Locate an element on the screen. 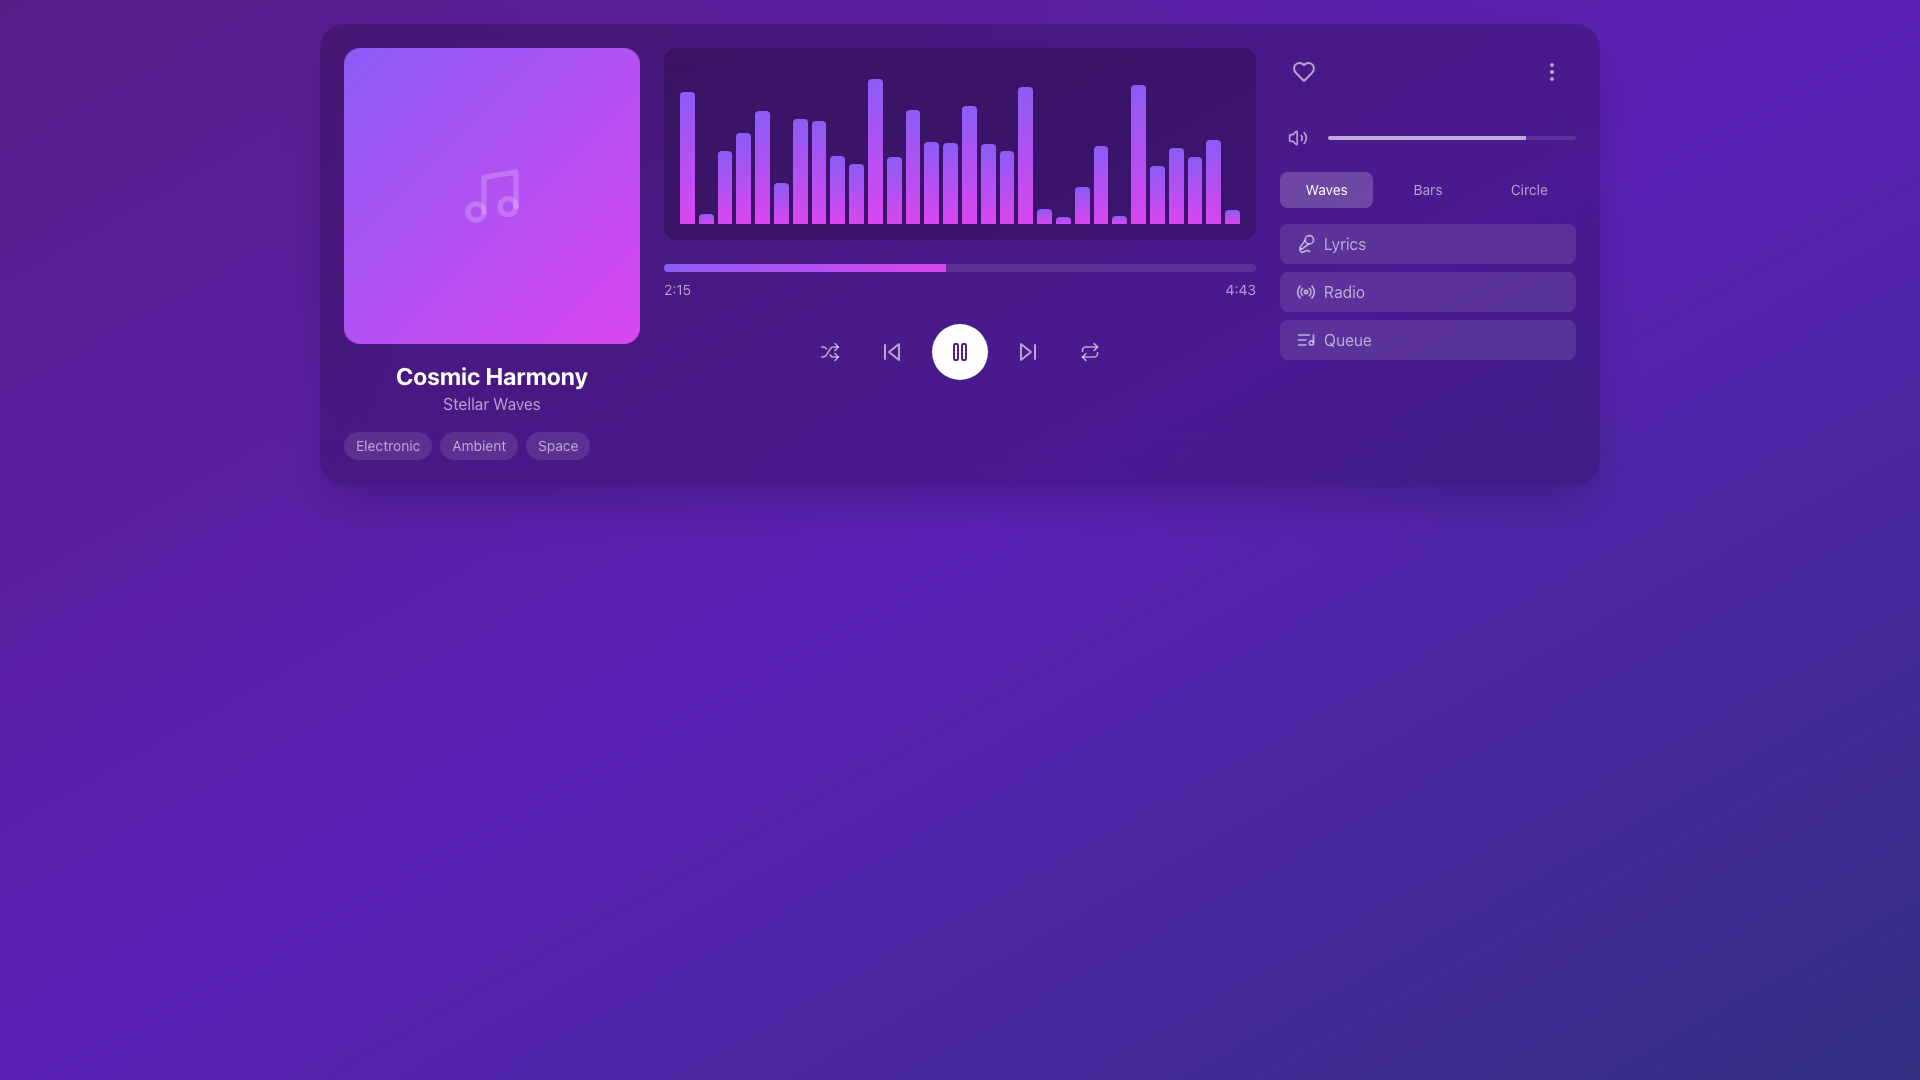 This screenshot has height=1080, width=1920. the subtitle text label located underneath the 'Cosmic Harmony' title, which provides additional context or details within the same text block is located at coordinates (491, 404).